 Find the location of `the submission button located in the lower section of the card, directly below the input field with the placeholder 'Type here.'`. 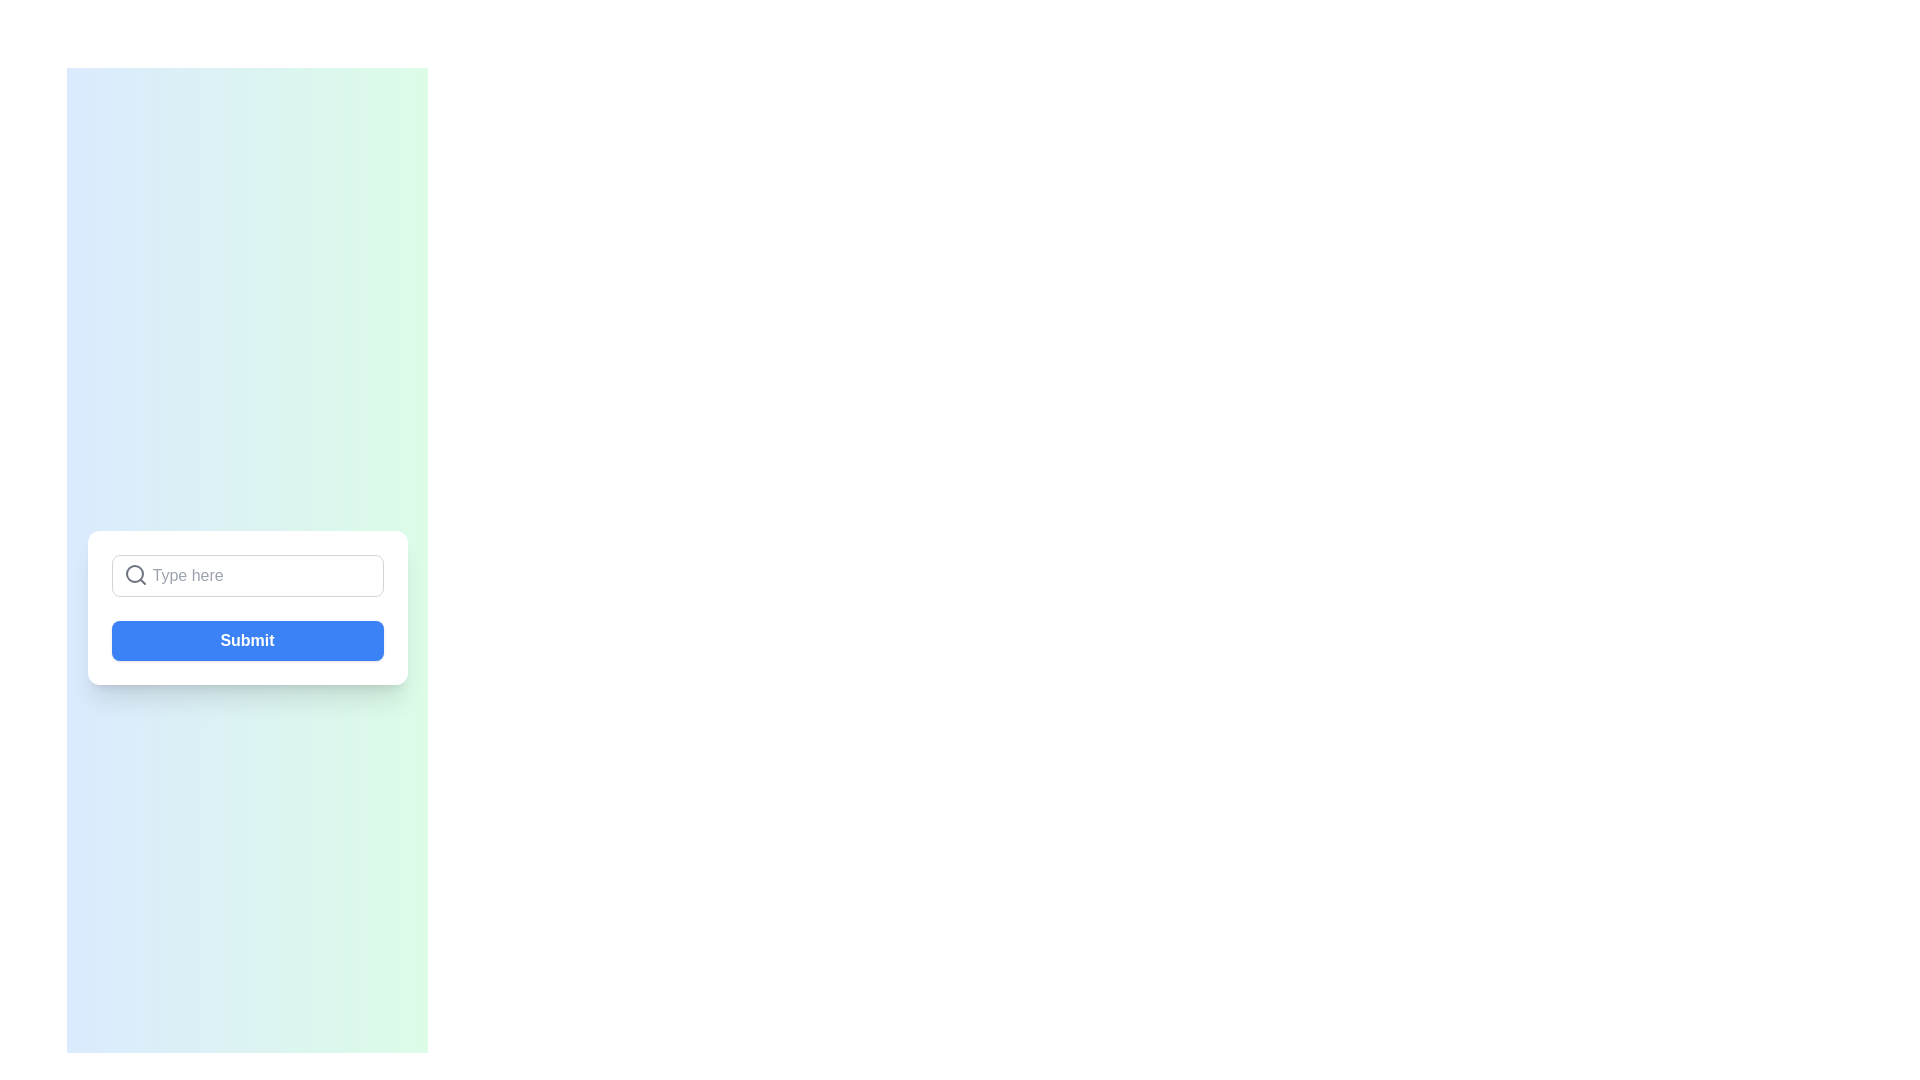

the submission button located in the lower section of the card, directly below the input field with the placeholder 'Type here.' is located at coordinates (246, 607).